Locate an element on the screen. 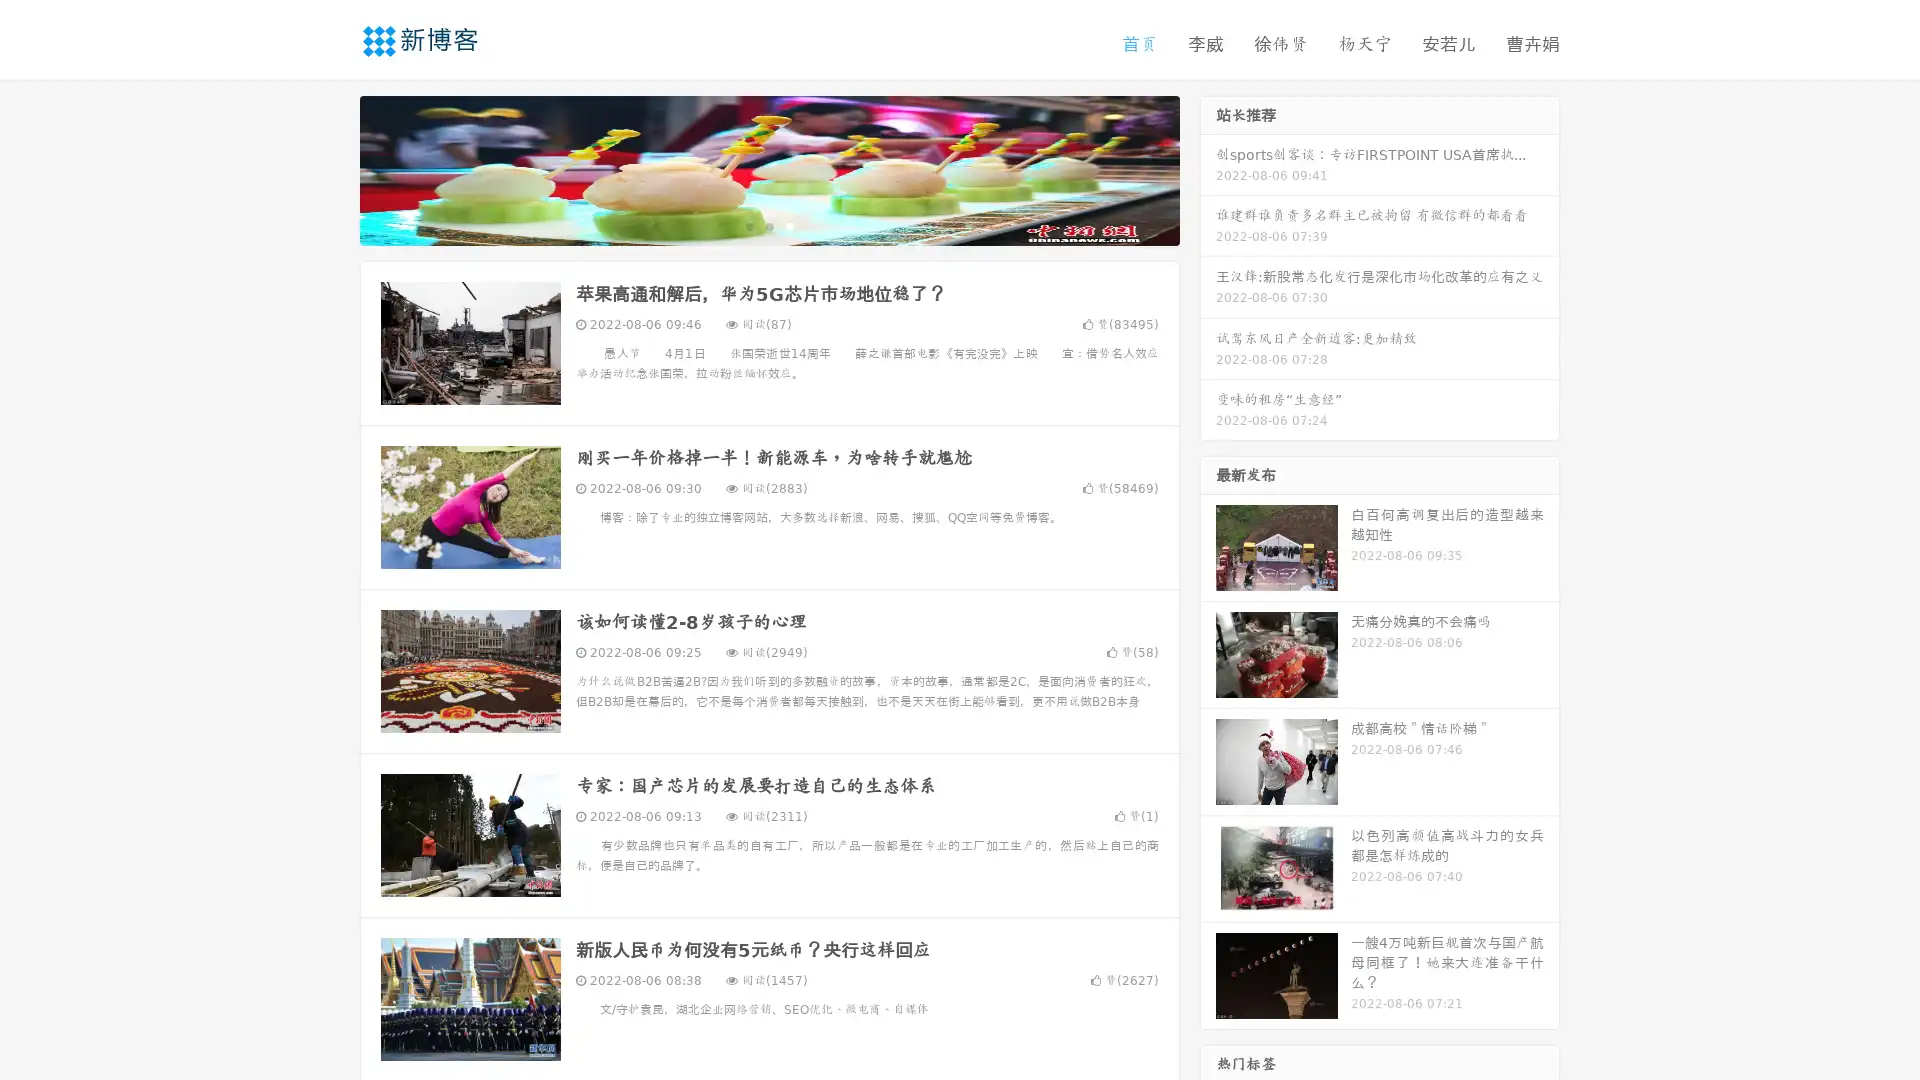 This screenshot has width=1920, height=1080. Go to slide 1 is located at coordinates (748, 225).